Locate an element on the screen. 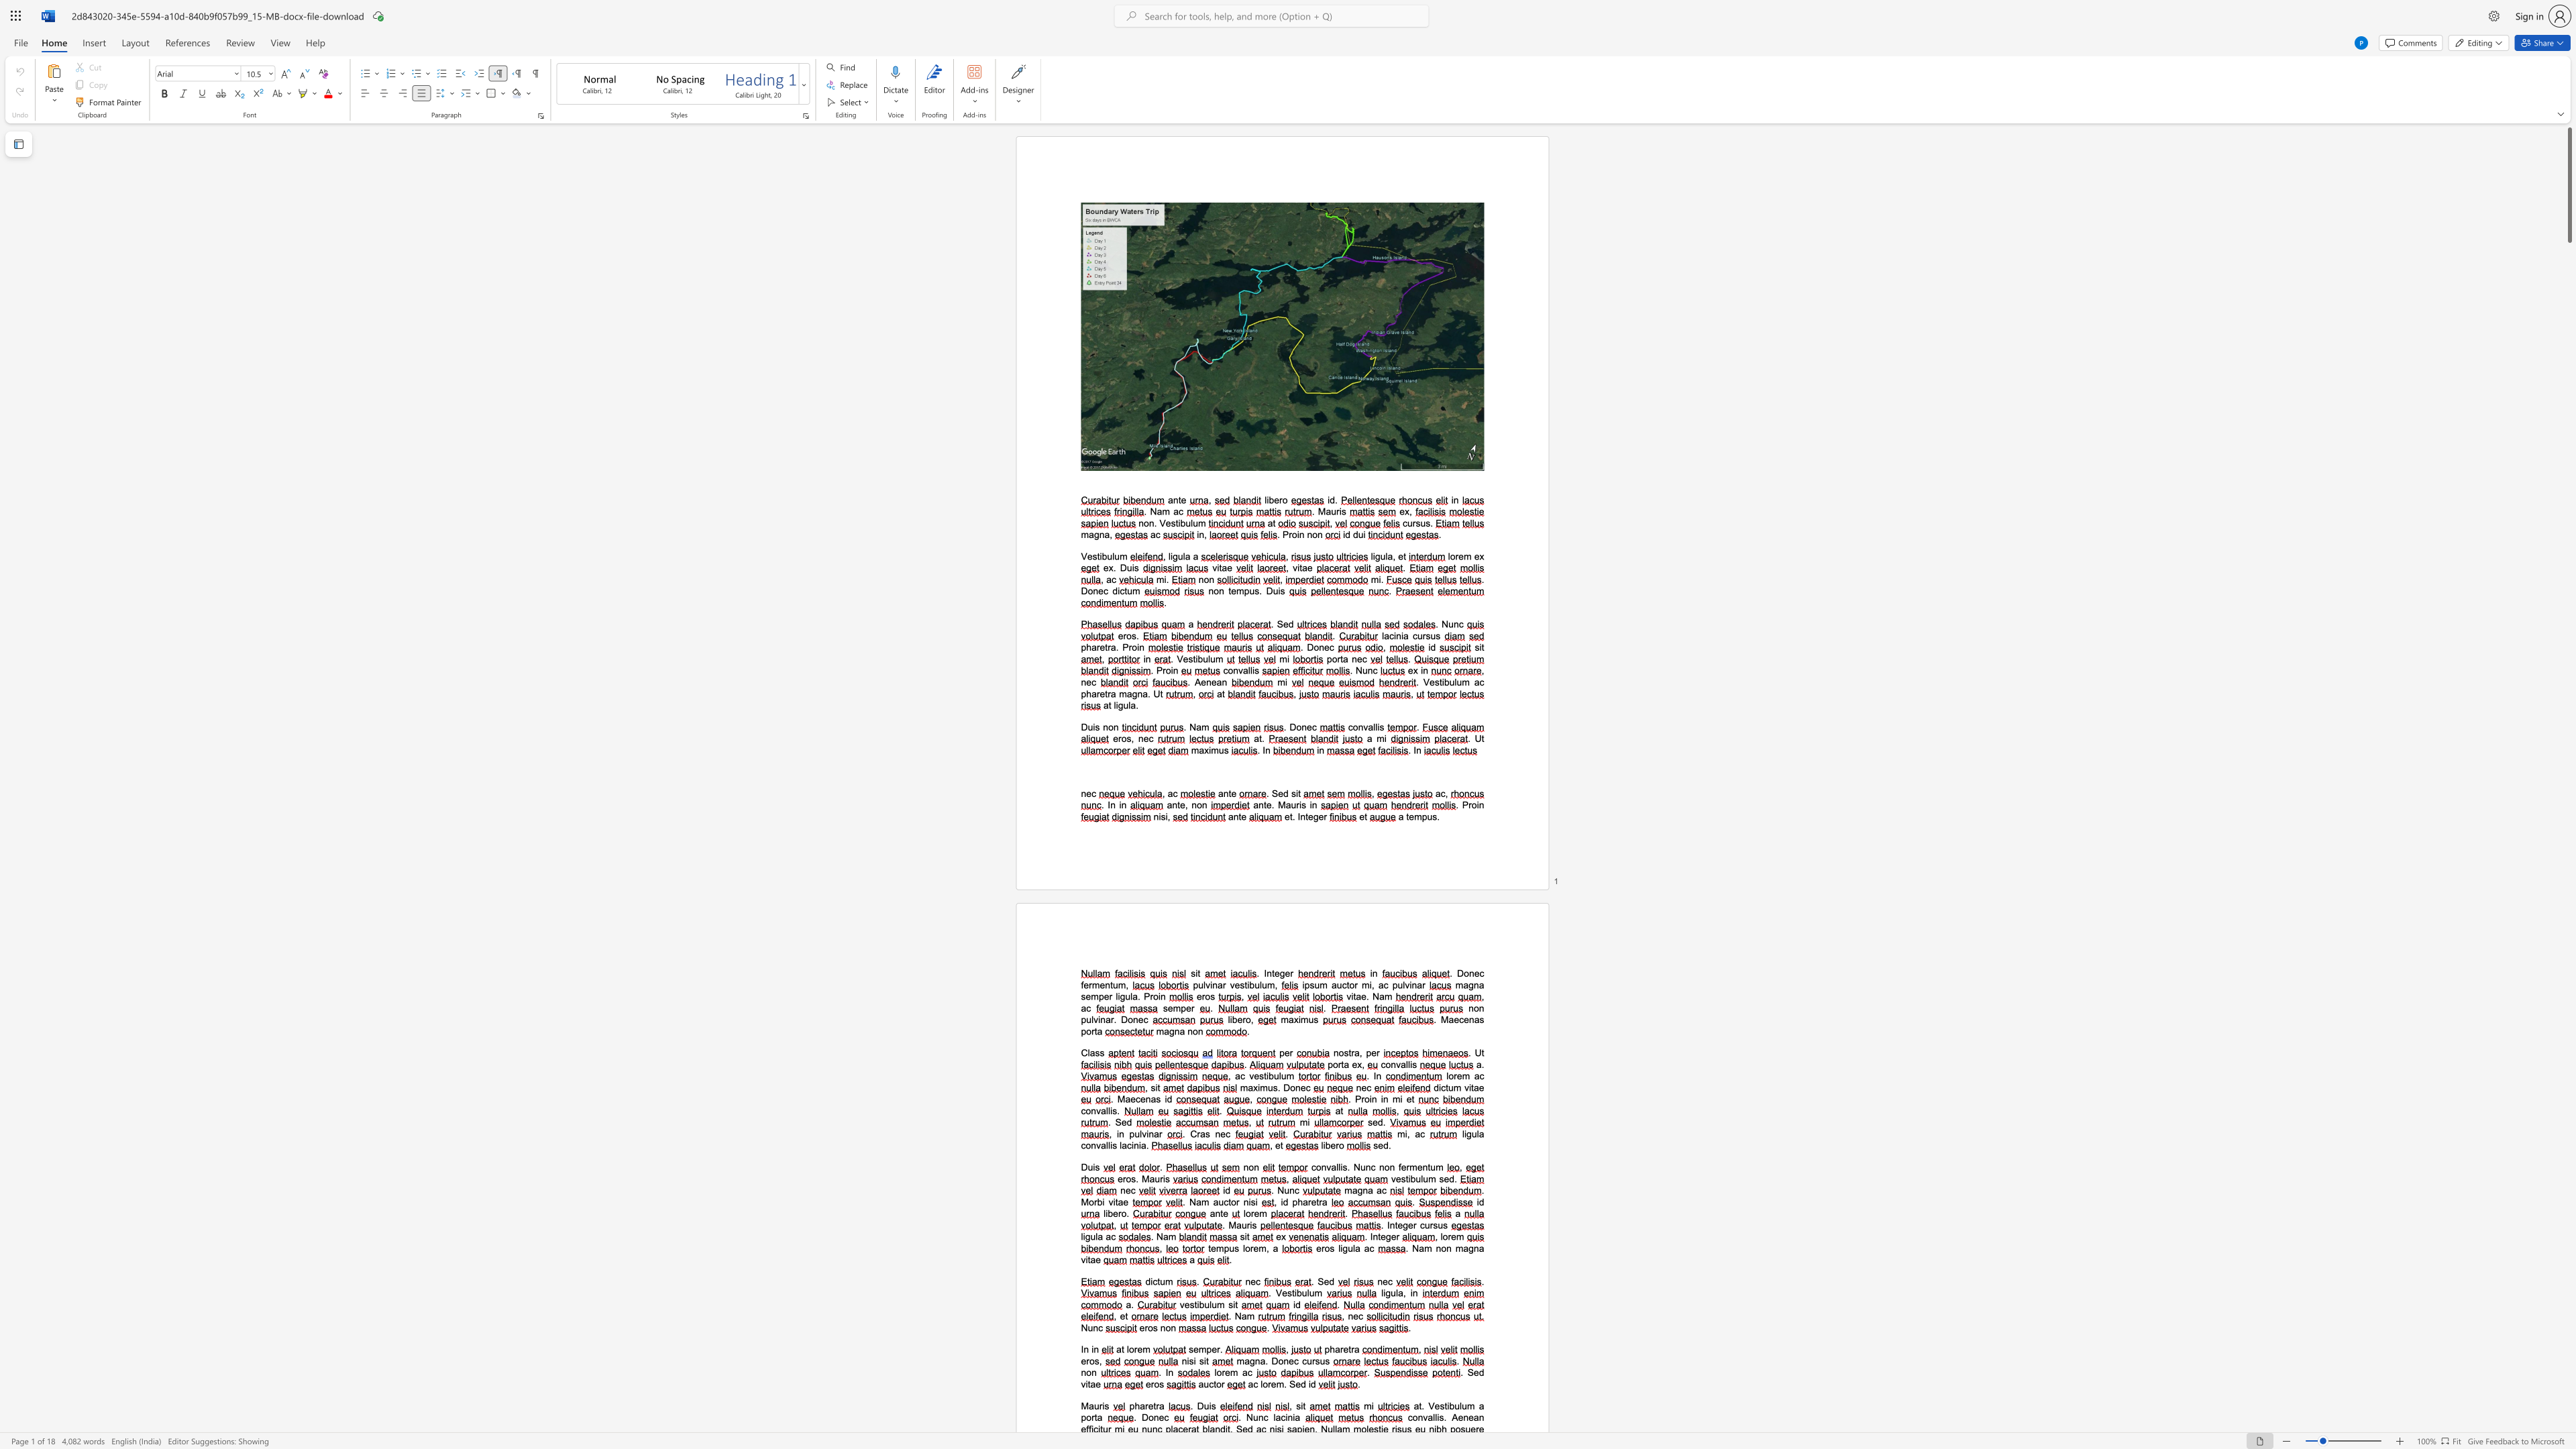 This screenshot has width=2576, height=1449. the space between the continuous character "m" and "," in the text is located at coordinates (1272, 985).